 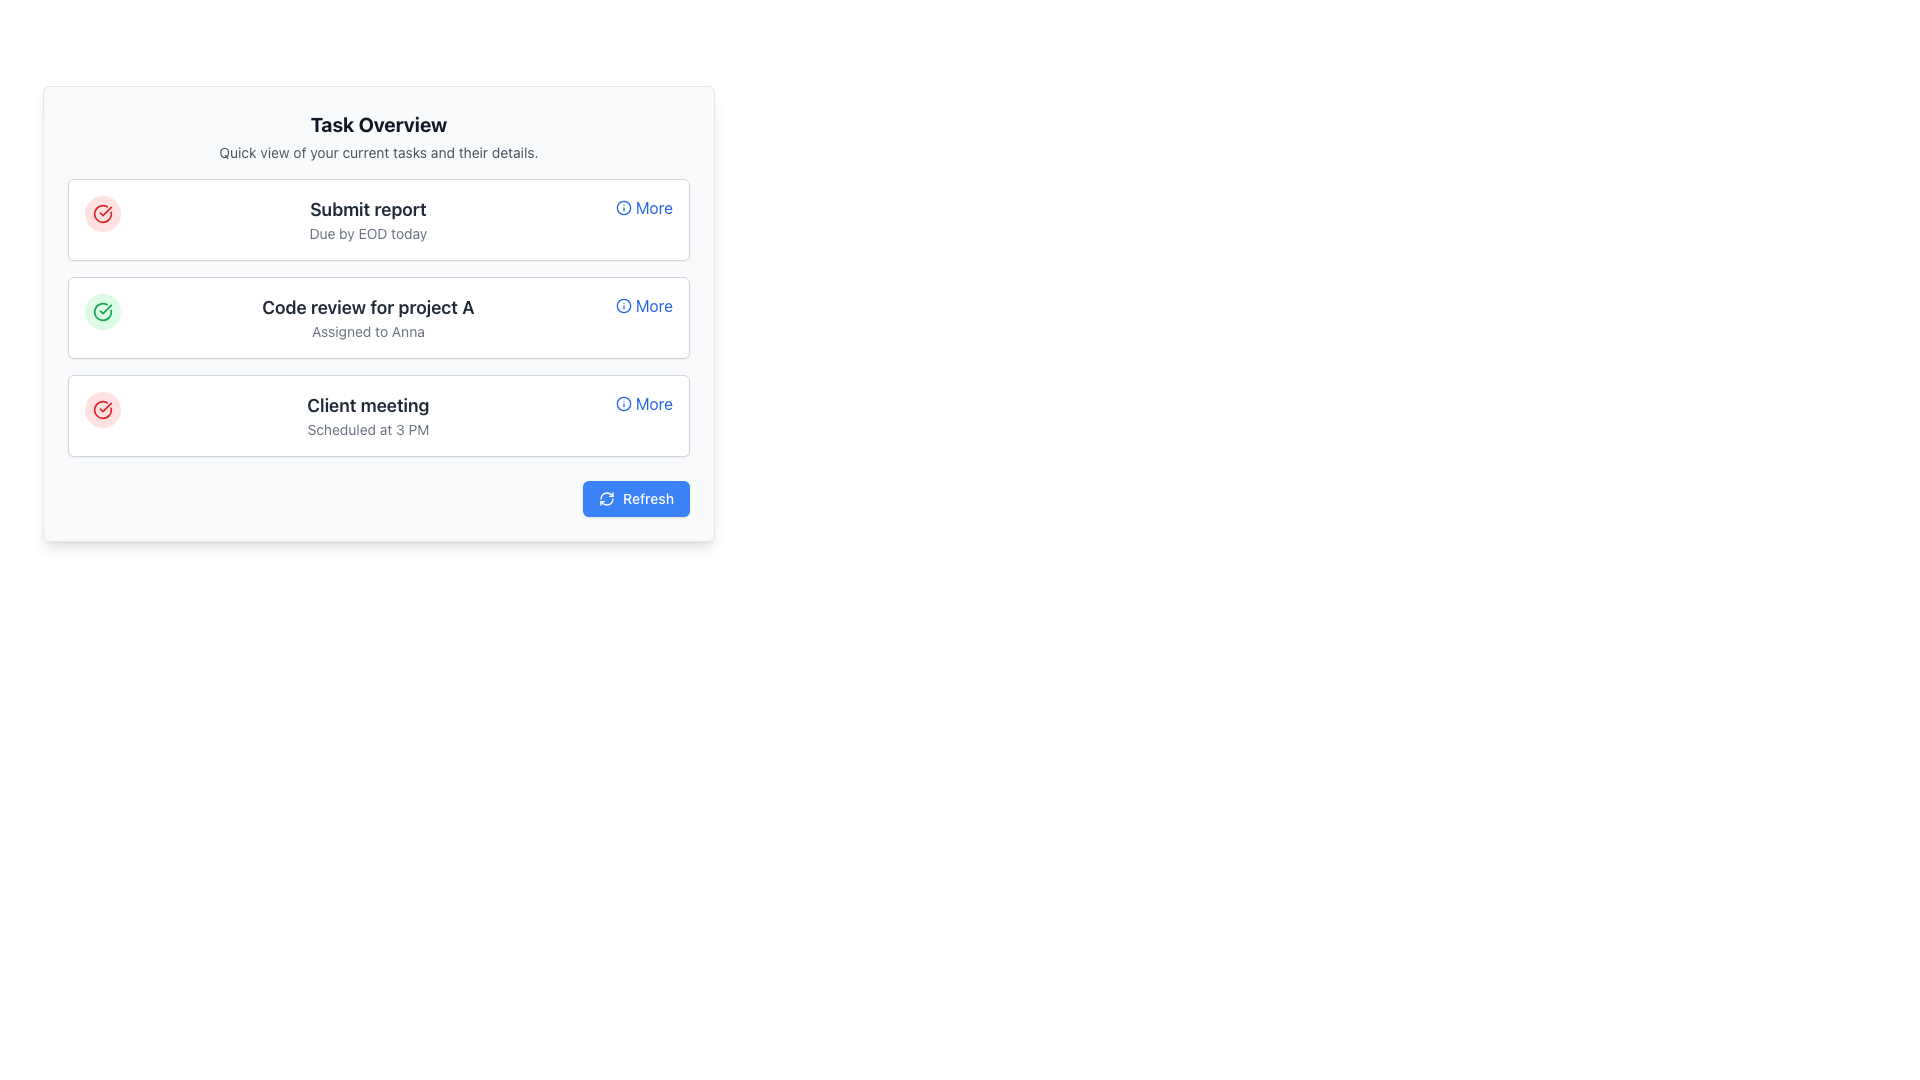 I want to click on the button located in the upper right corner of the 'Submit report' task group, so click(x=644, y=208).